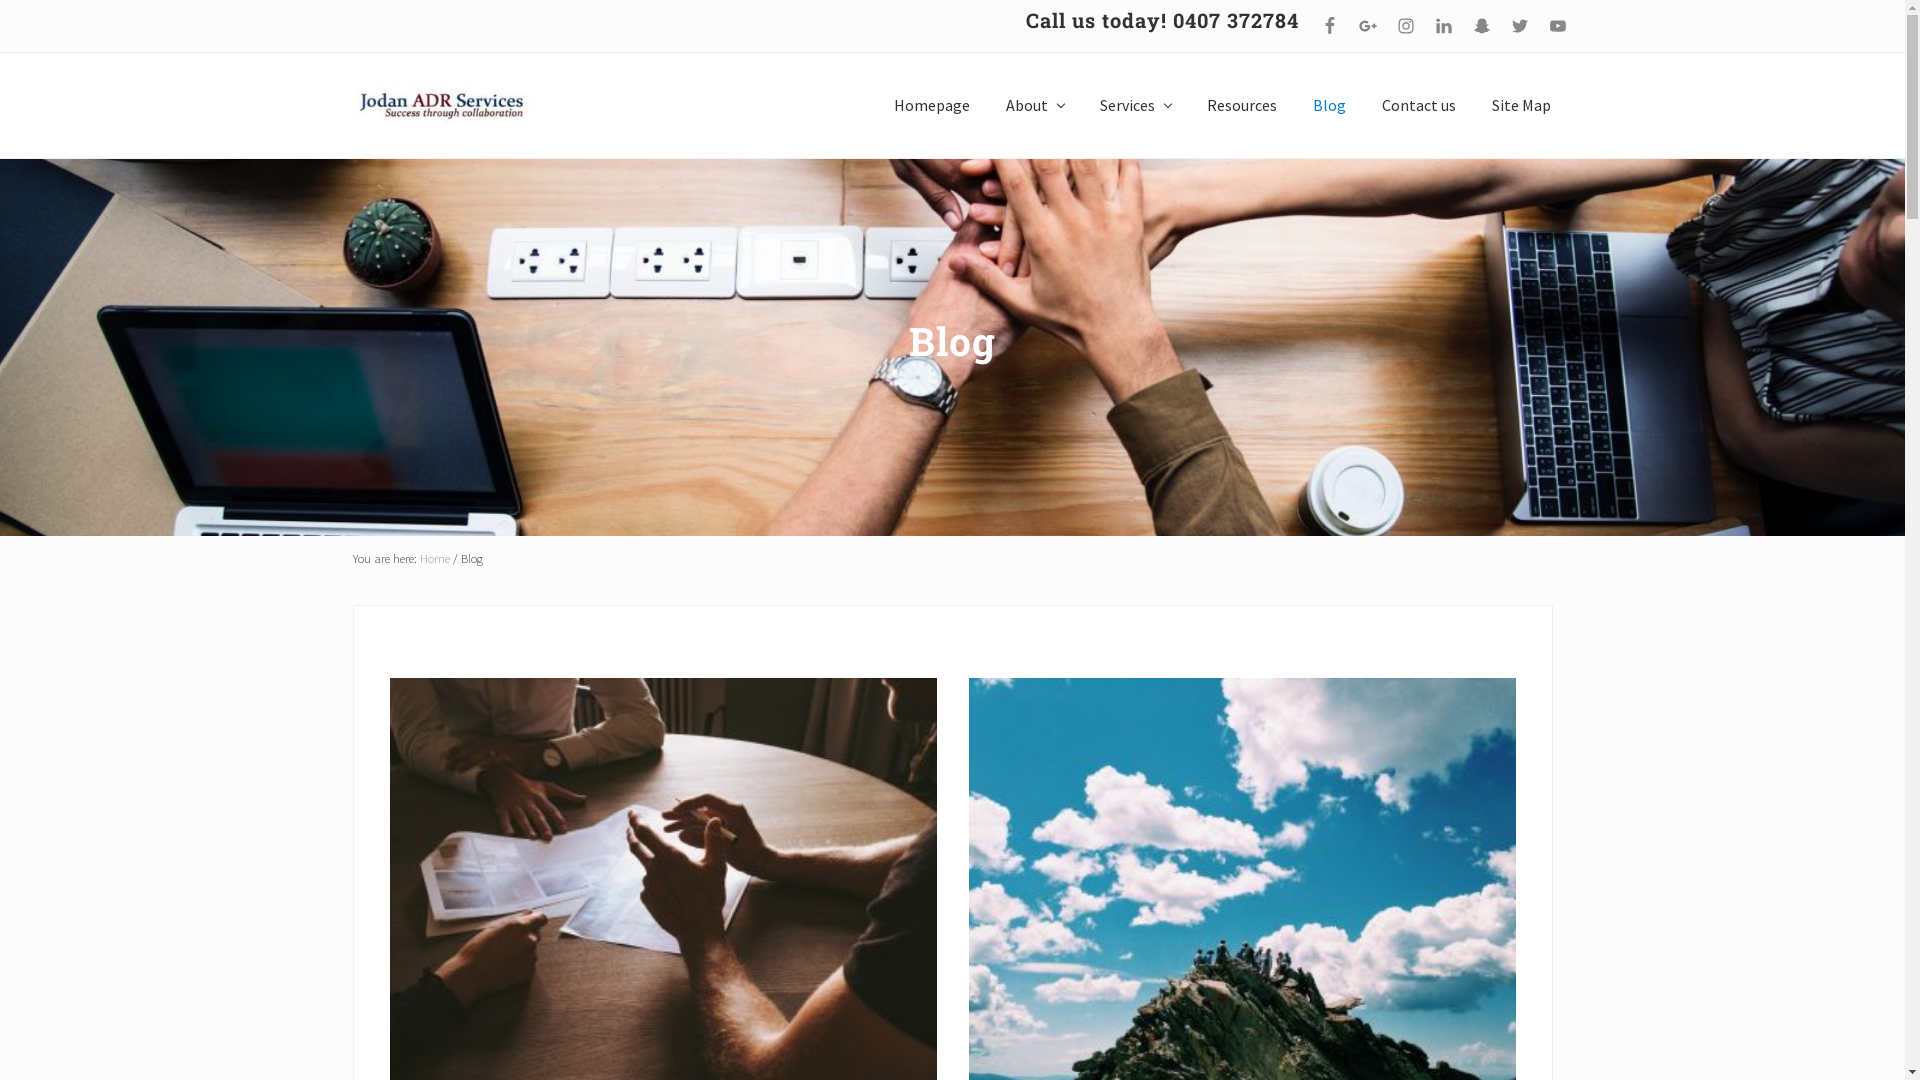 This screenshot has height=1080, width=1920. What do you see at coordinates (434, 558) in the screenshot?
I see `'Home'` at bounding box center [434, 558].